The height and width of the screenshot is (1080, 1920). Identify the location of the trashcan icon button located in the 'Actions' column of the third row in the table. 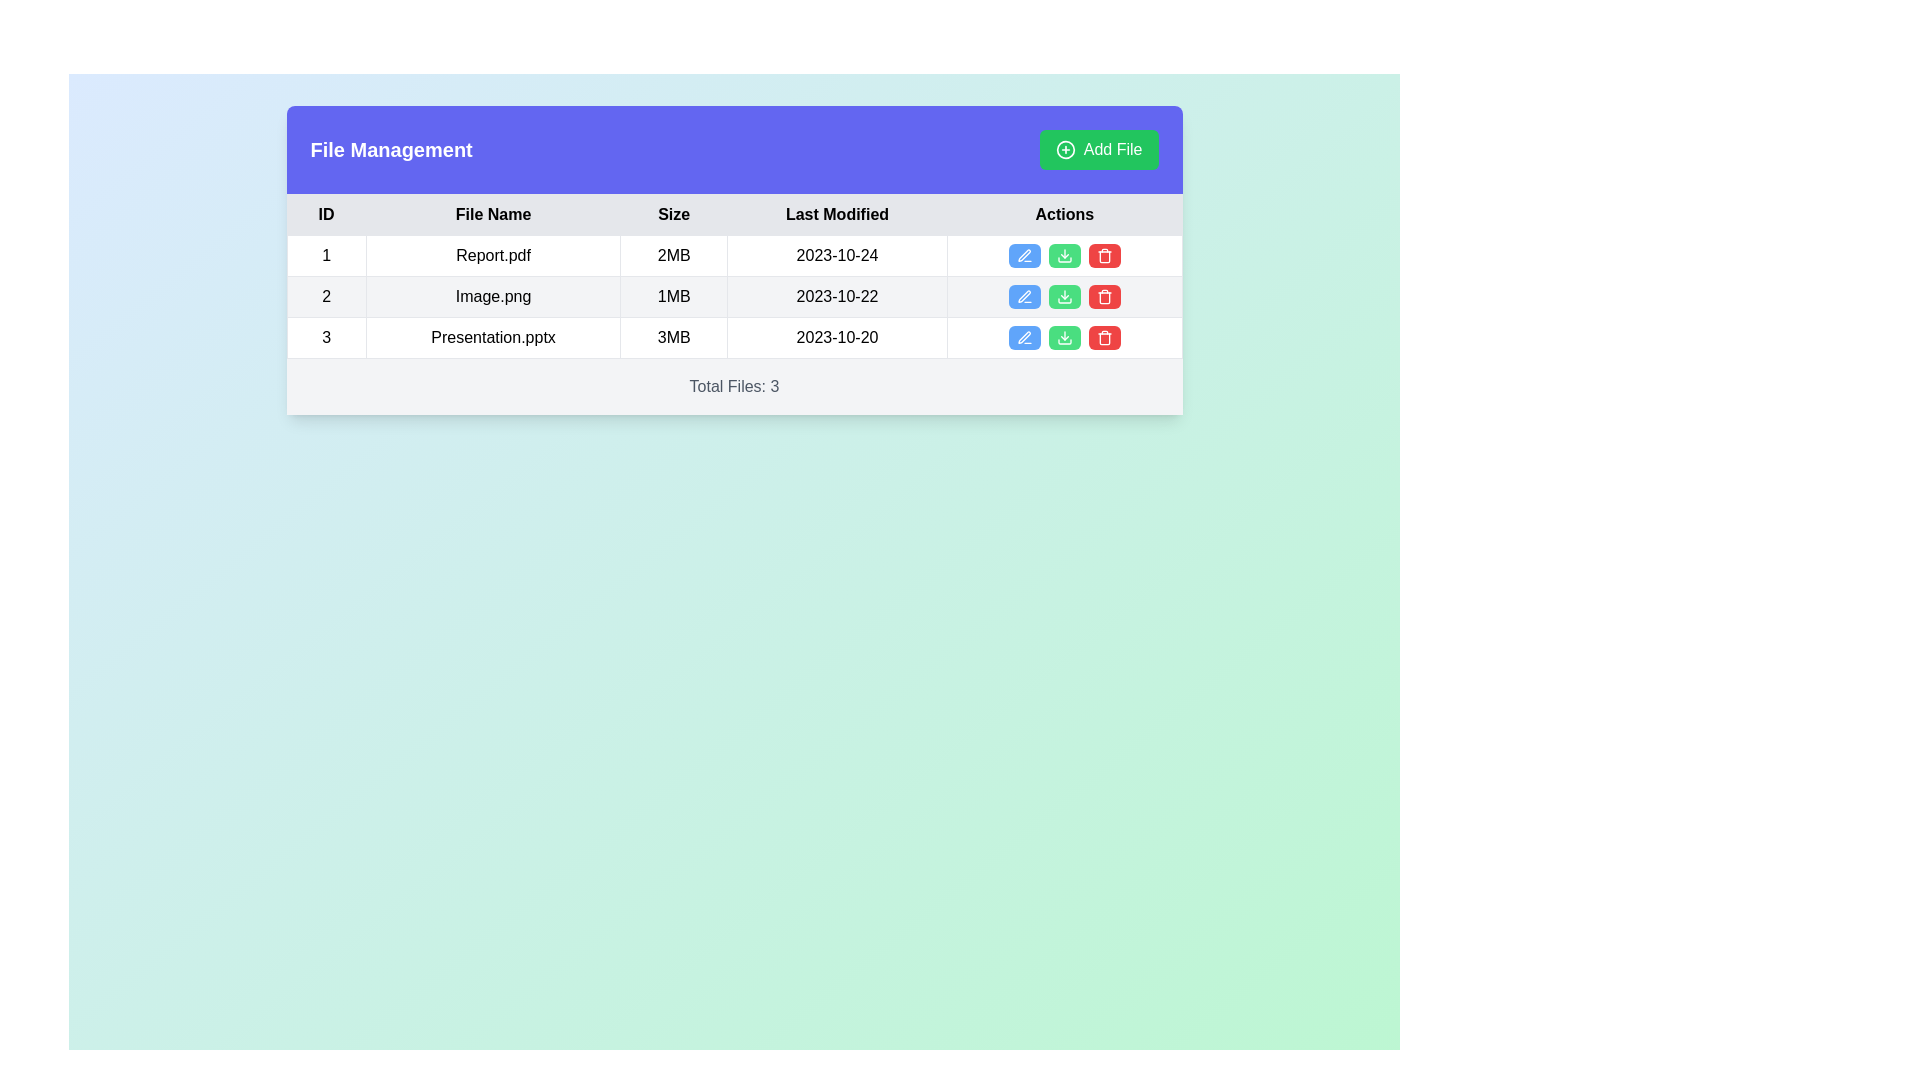
(1103, 338).